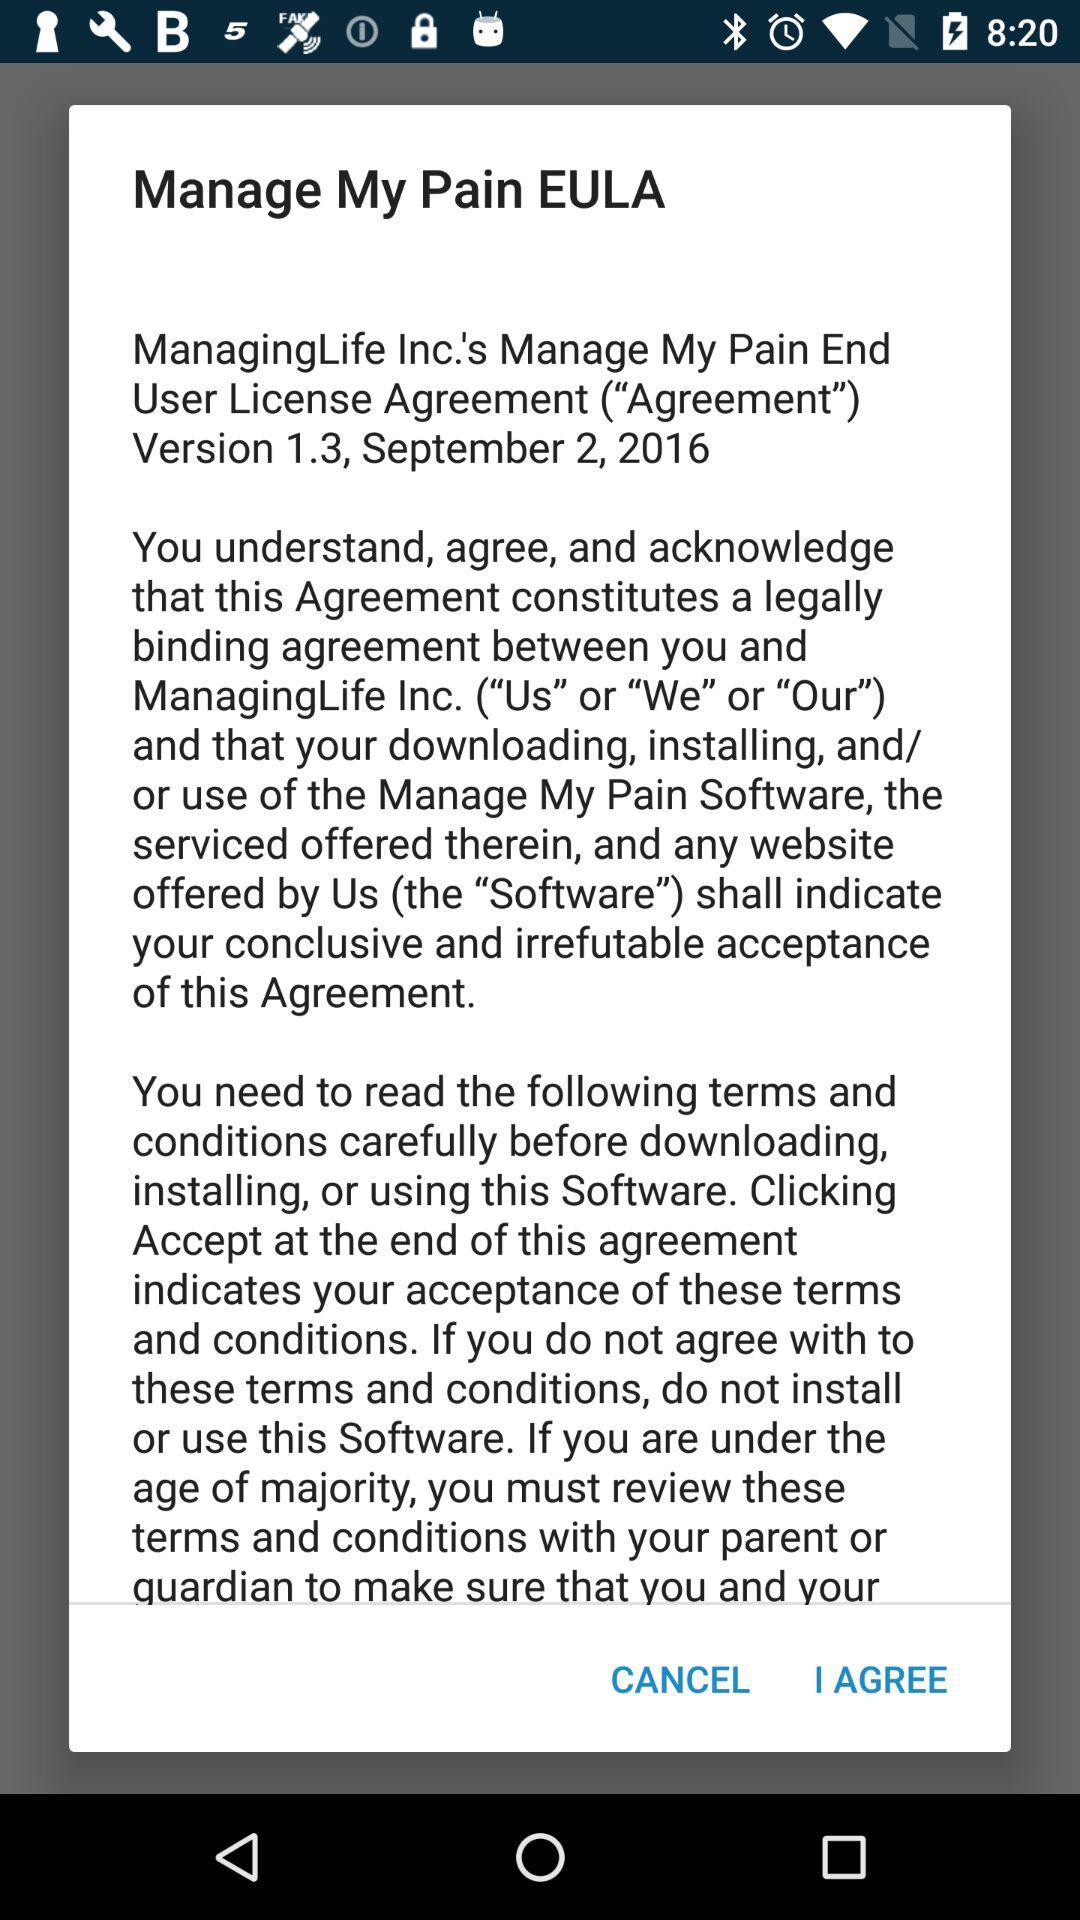  What do you see at coordinates (679, 1678) in the screenshot?
I see `the button to the left of i agree` at bounding box center [679, 1678].